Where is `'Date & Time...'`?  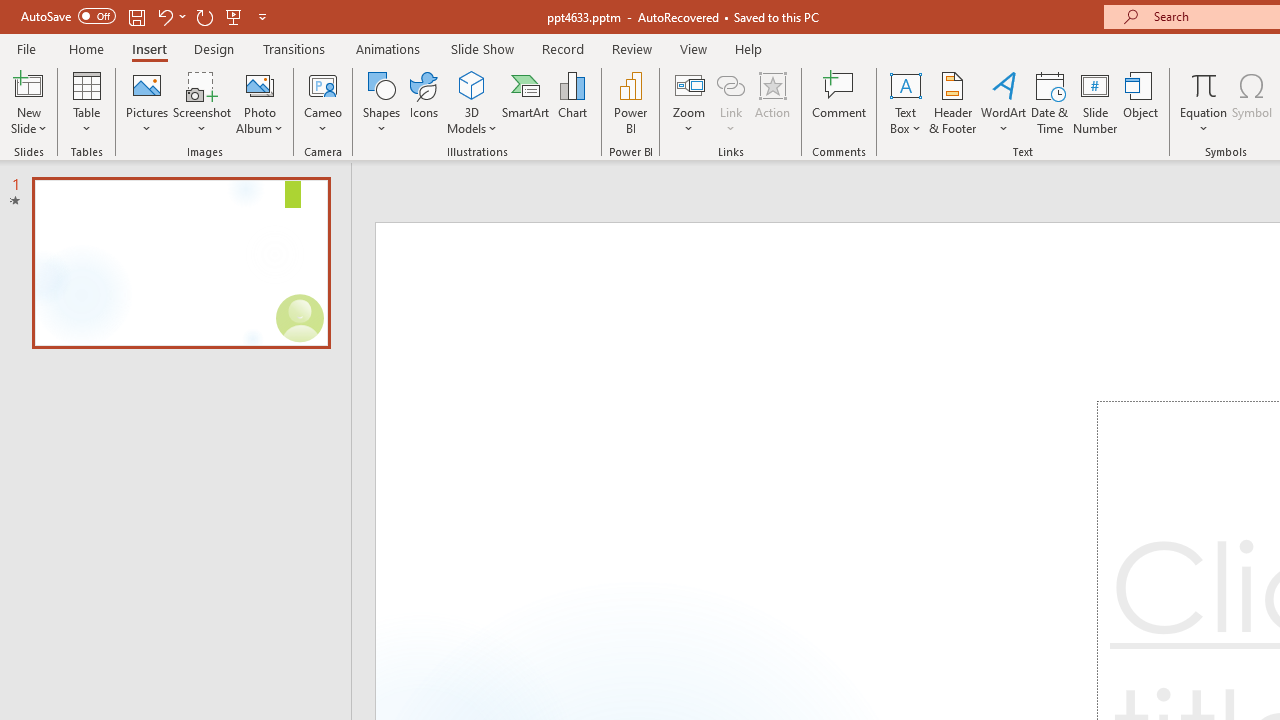
'Date & Time...' is located at coordinates (1049, 103).